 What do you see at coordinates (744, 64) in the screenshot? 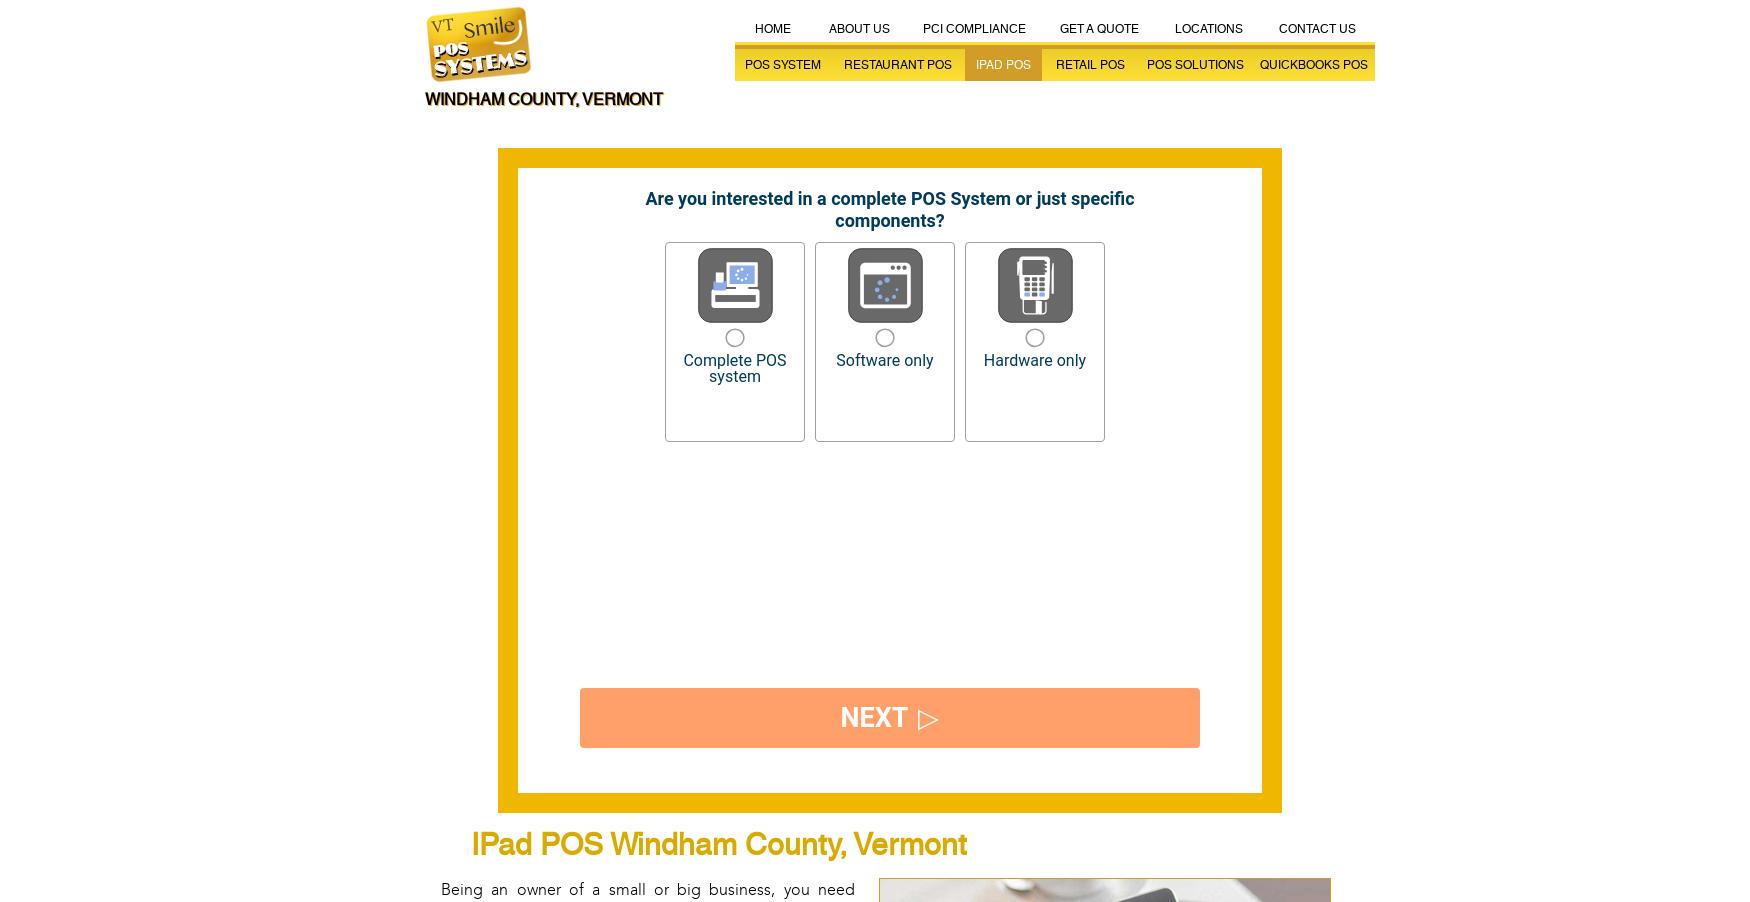
I see `'POS System'` at bounding box center [744, 64].